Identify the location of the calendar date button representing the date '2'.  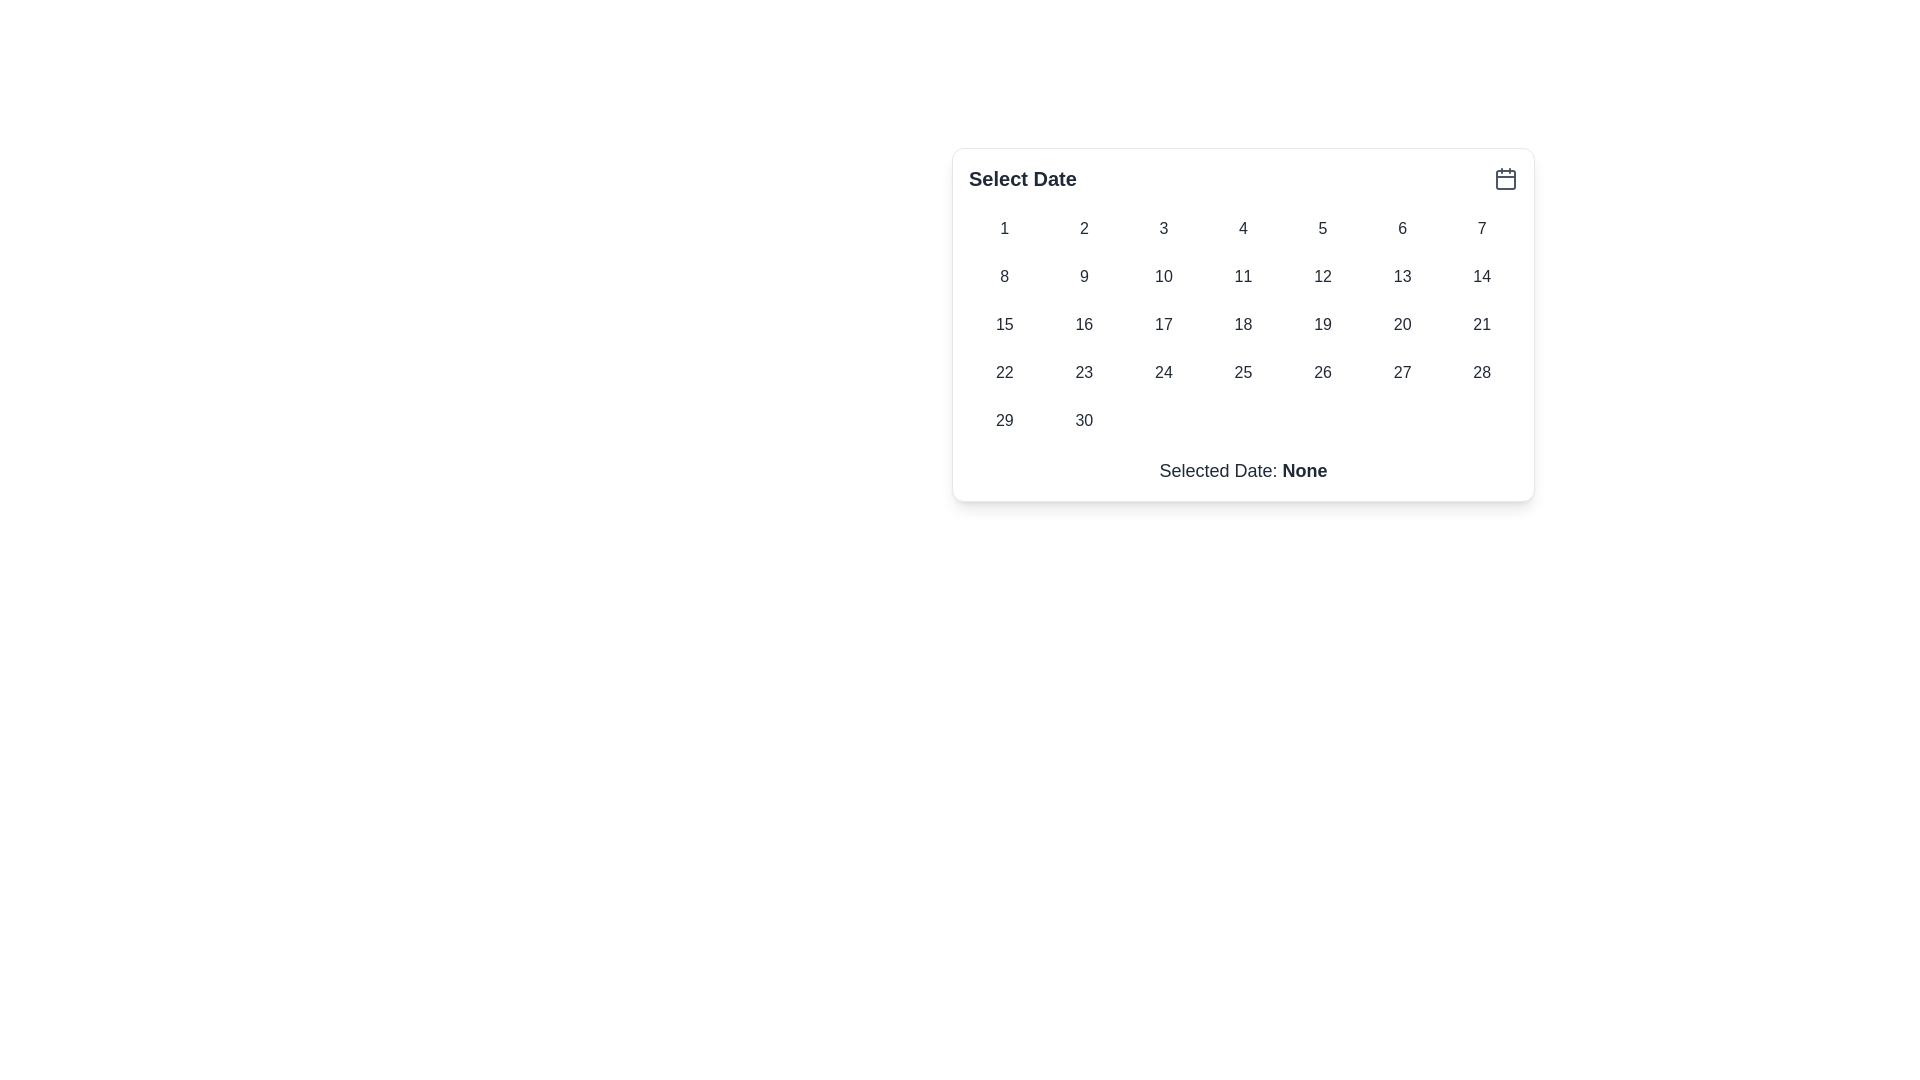
(1083, 227).